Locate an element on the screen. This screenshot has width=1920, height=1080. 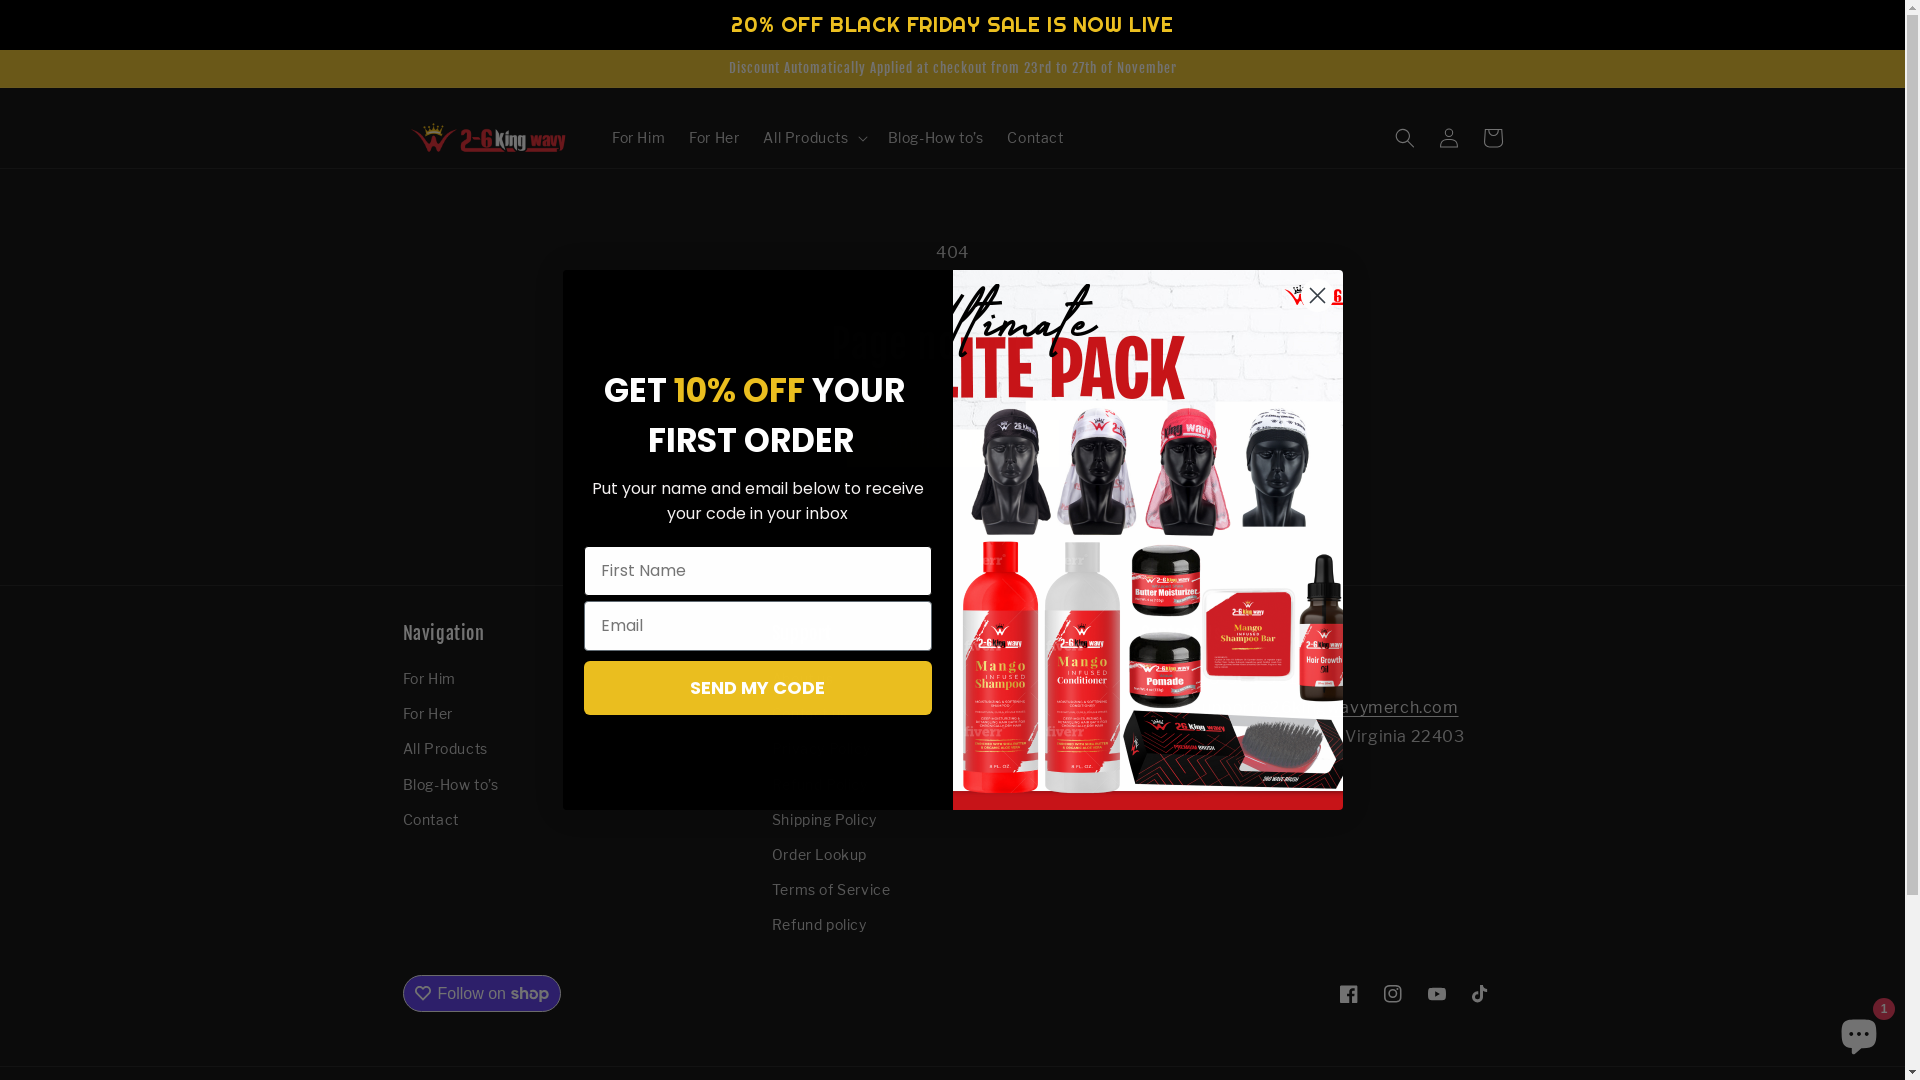
'SEND MY CODE' is located at coordinates (757, 685).